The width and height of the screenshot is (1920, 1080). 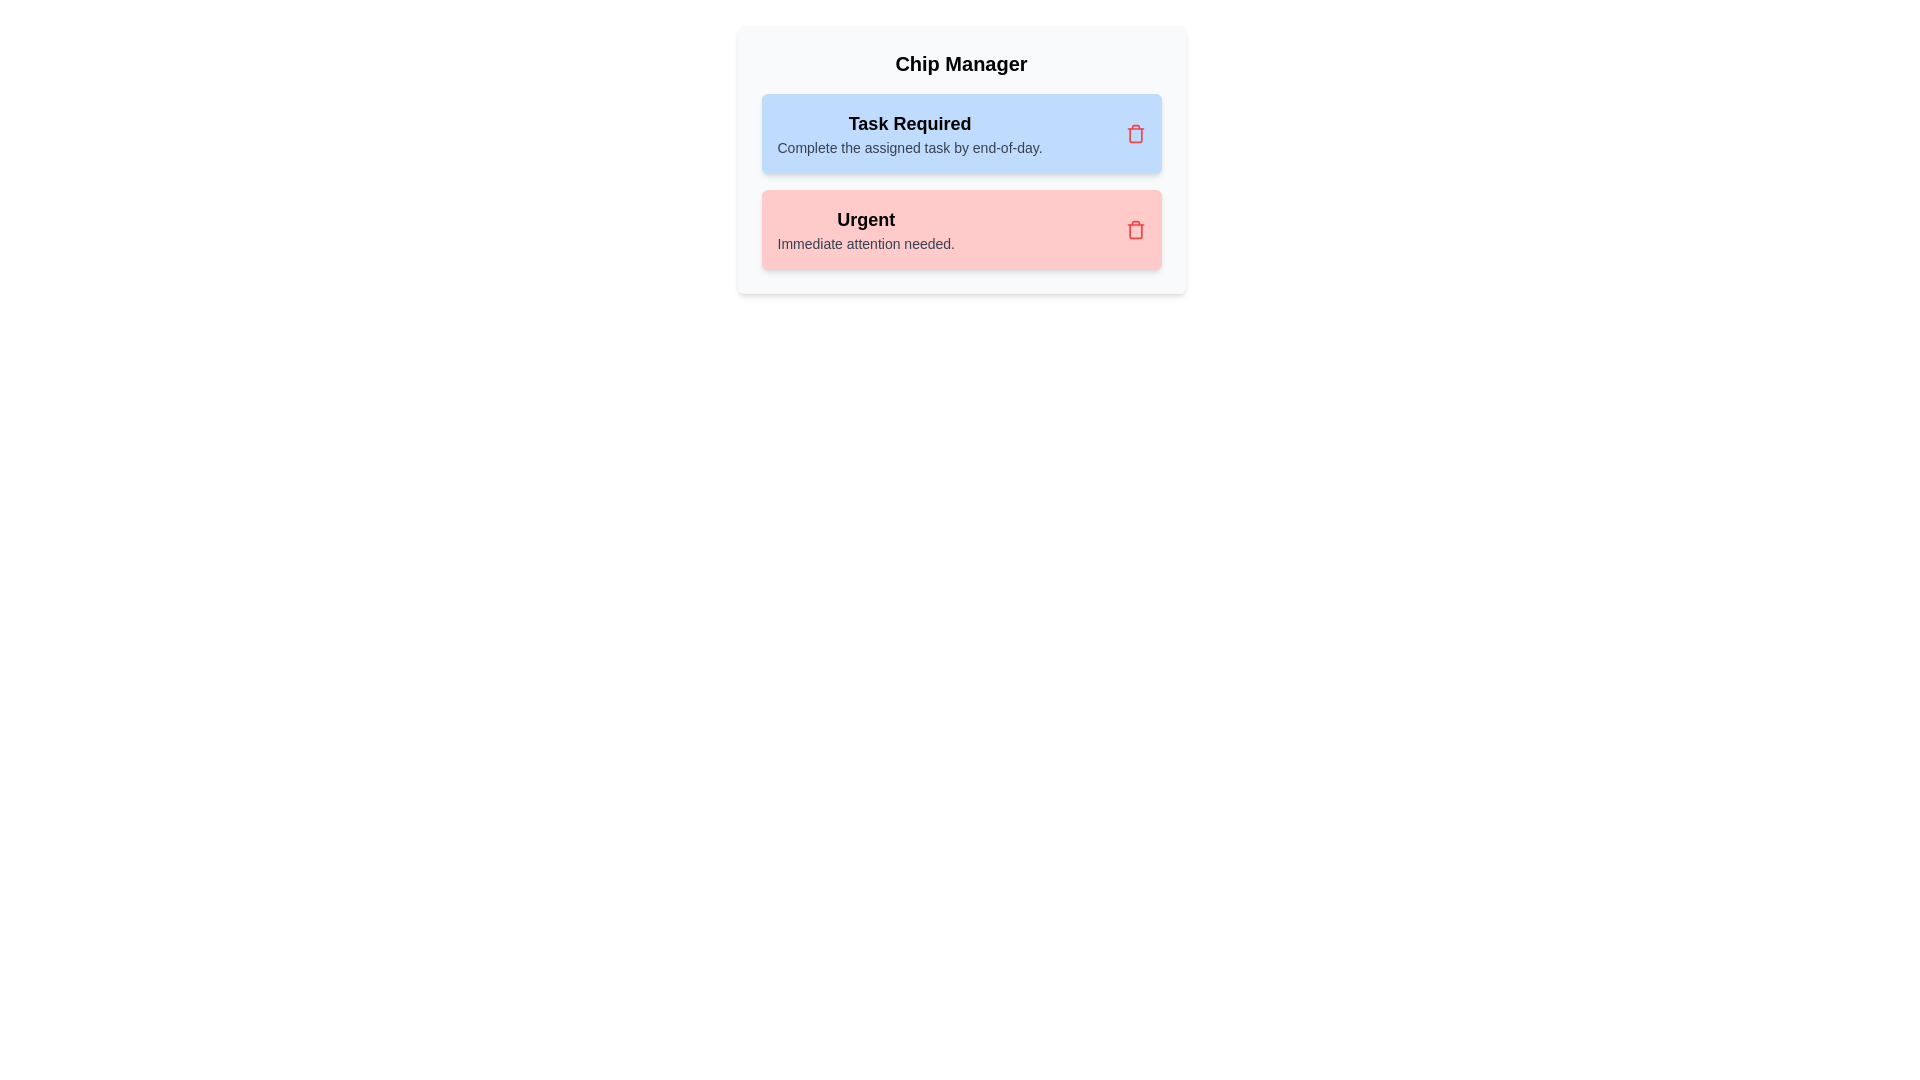 What do you see at coordinates (1135, 229) in the screenshot?
I see `the delete button for the chip labeled 'Urgent'` at bounding box center [1135, 229].